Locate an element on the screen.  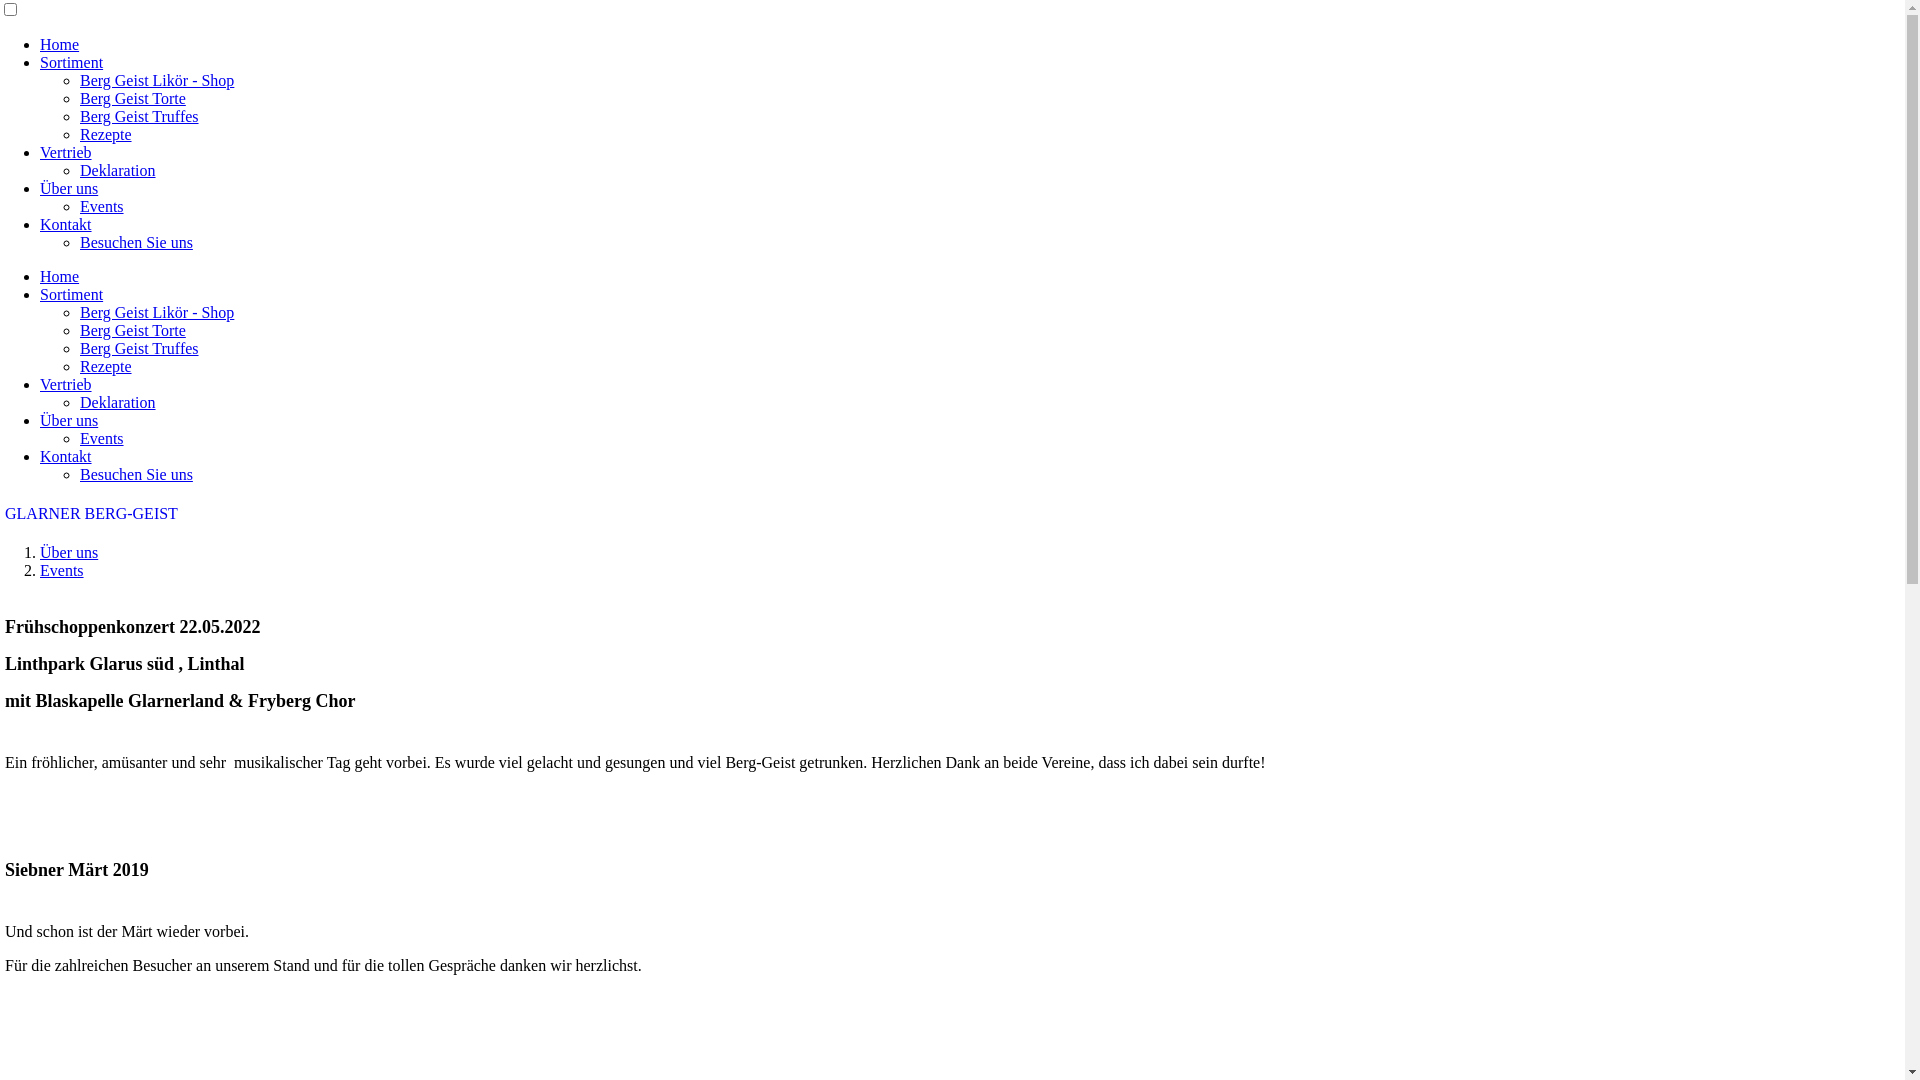
'Sortiment' is located at coordinates (71, 61).